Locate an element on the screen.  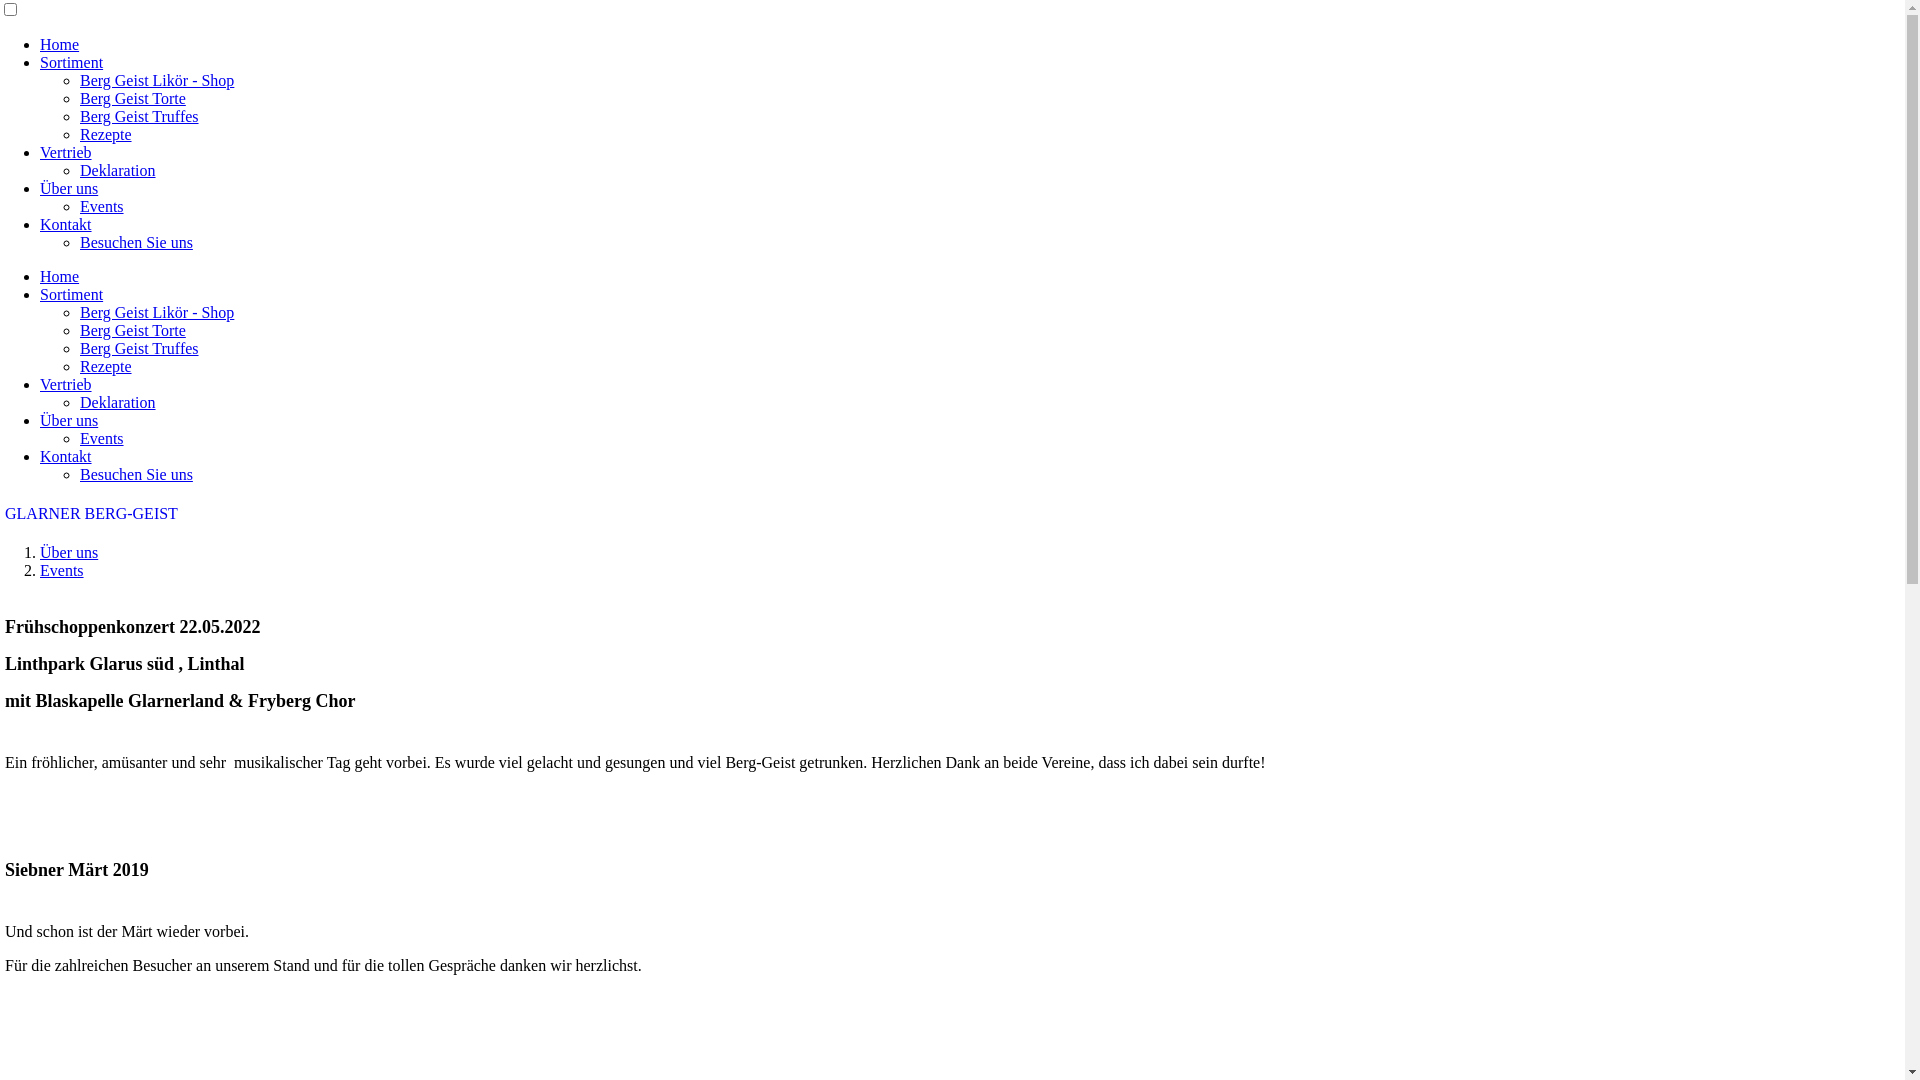
'Sortiment' is located at coordinates (71, 61).